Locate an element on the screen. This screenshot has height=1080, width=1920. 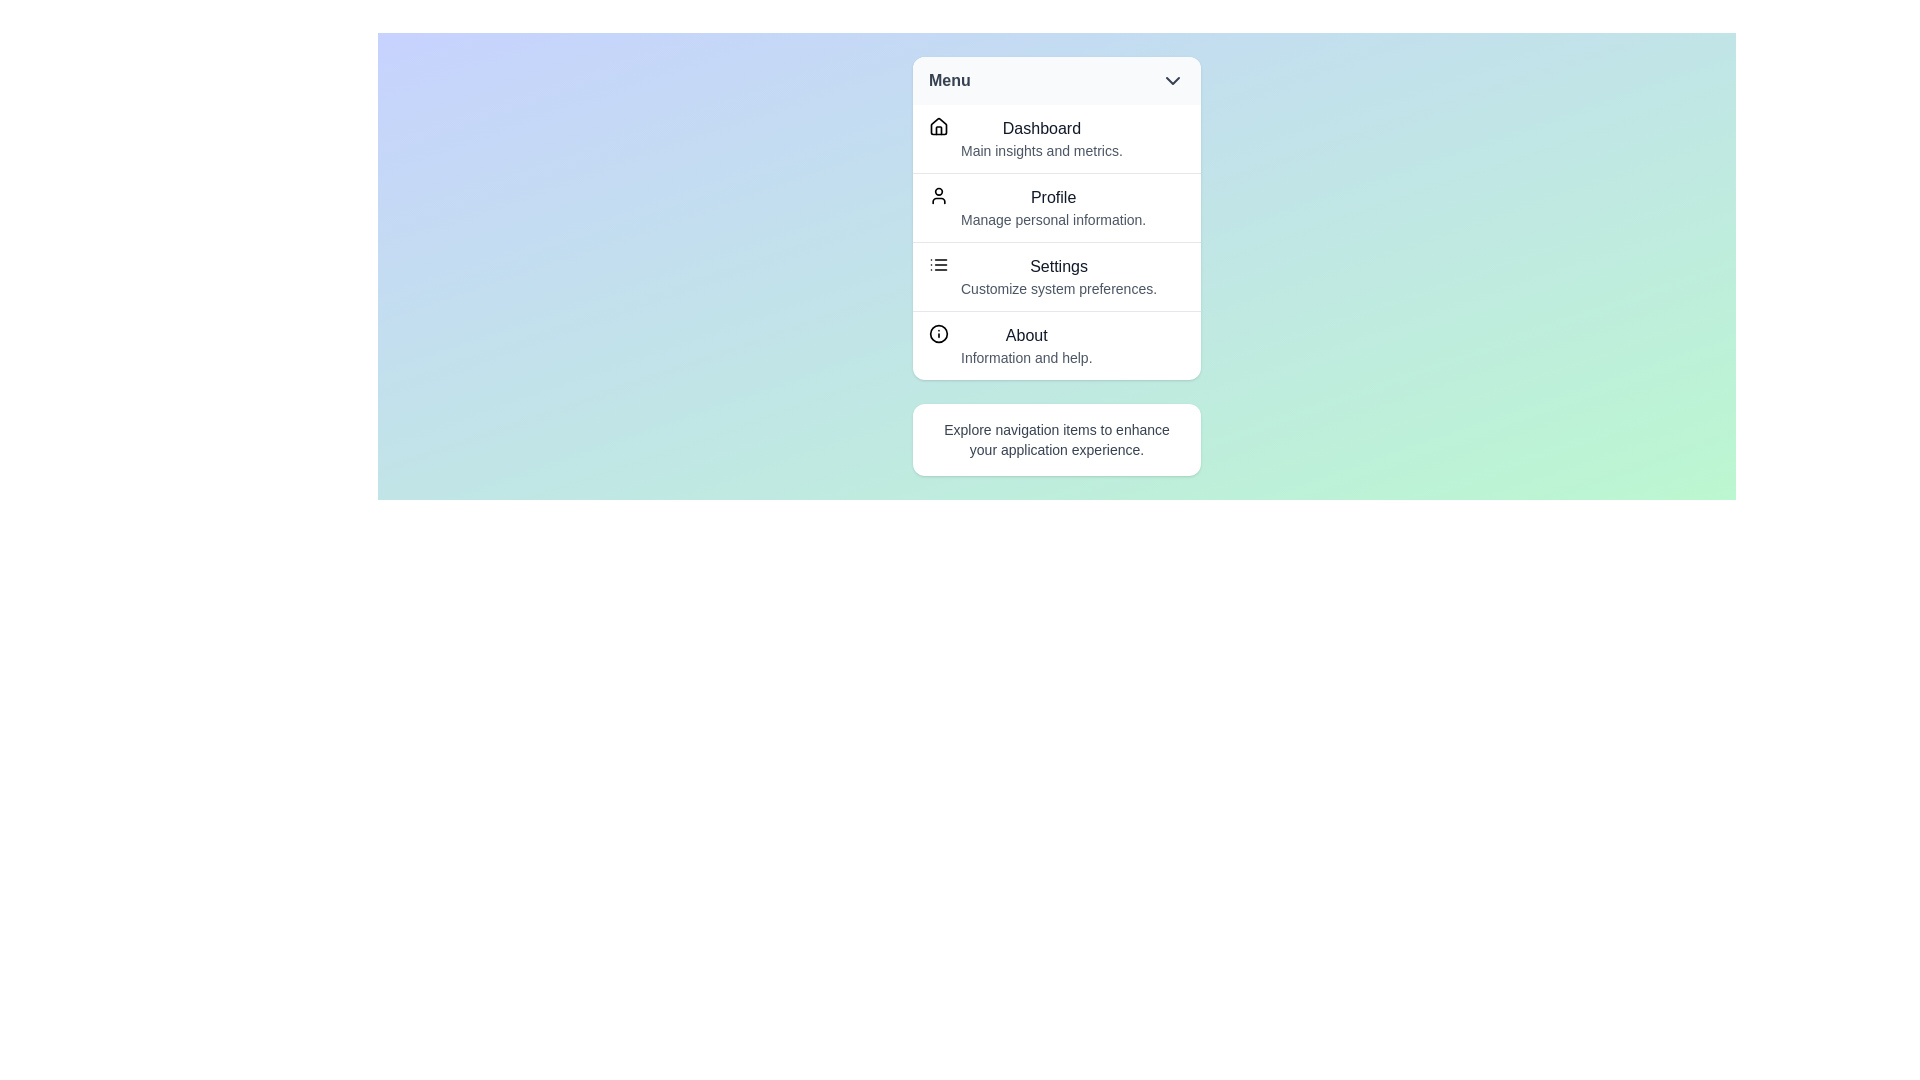
the menu toggle button to toggle the menu visibility is located at coordinates (1055, 80).